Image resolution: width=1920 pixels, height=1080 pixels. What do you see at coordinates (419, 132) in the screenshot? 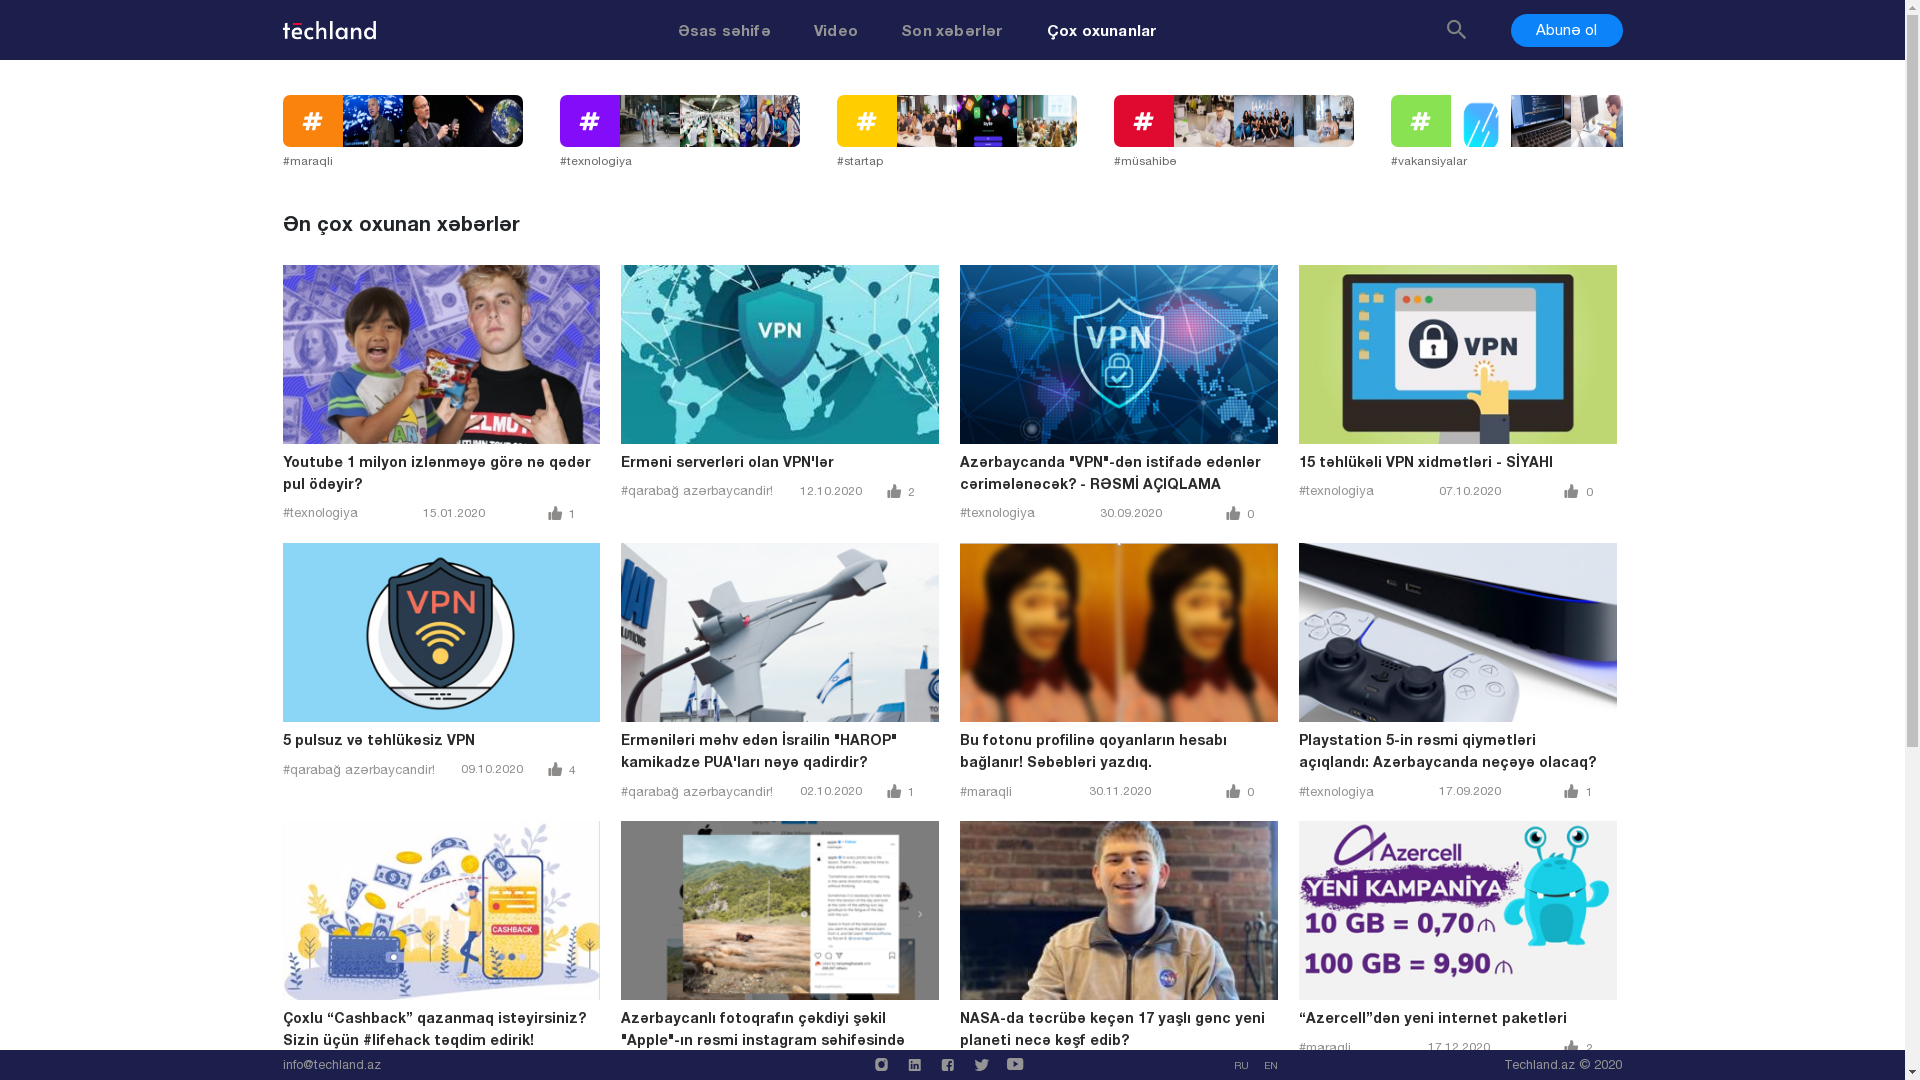
I see `'#maraqli'` at bounding box center [419, 132].